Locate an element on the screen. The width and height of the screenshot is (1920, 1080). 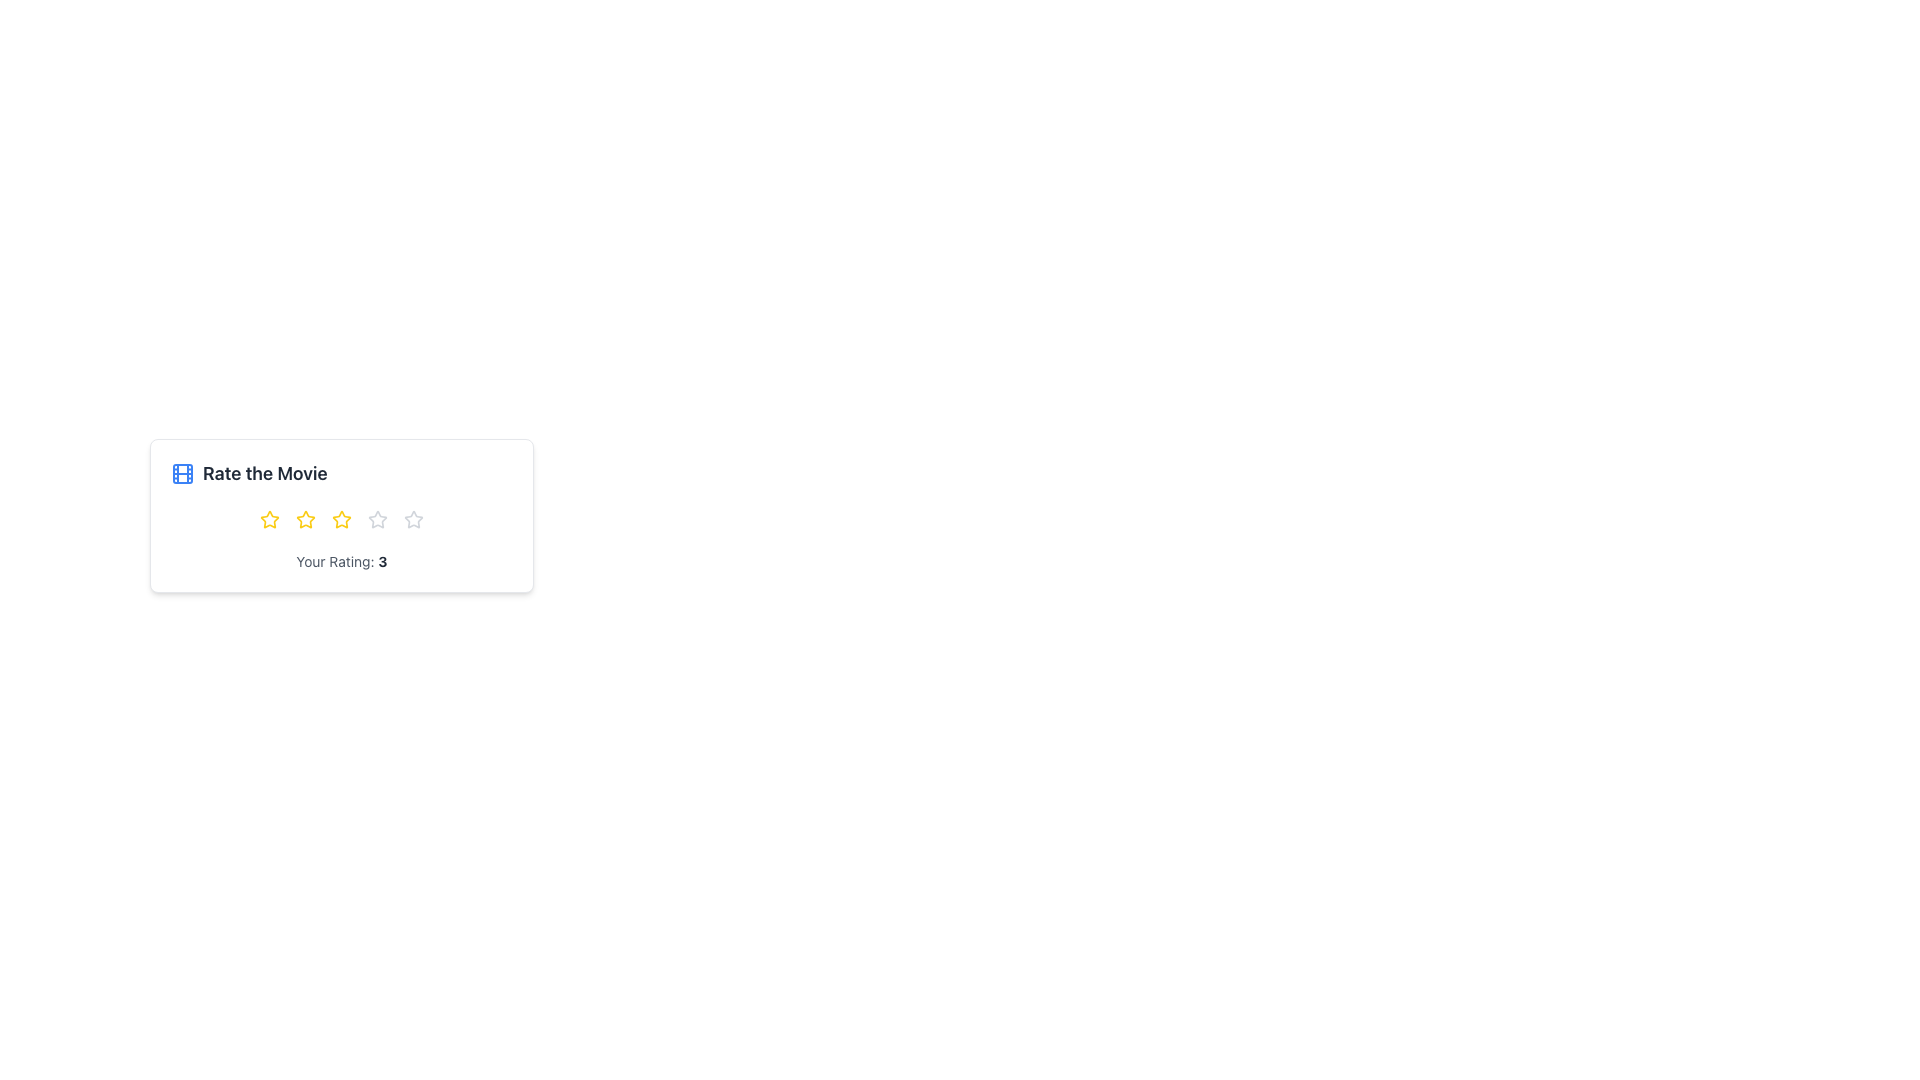
the third yellow outlined star icon with a hollow center in the rating section below the 'Rate the Movie' title is located at coordinates (341, 518).